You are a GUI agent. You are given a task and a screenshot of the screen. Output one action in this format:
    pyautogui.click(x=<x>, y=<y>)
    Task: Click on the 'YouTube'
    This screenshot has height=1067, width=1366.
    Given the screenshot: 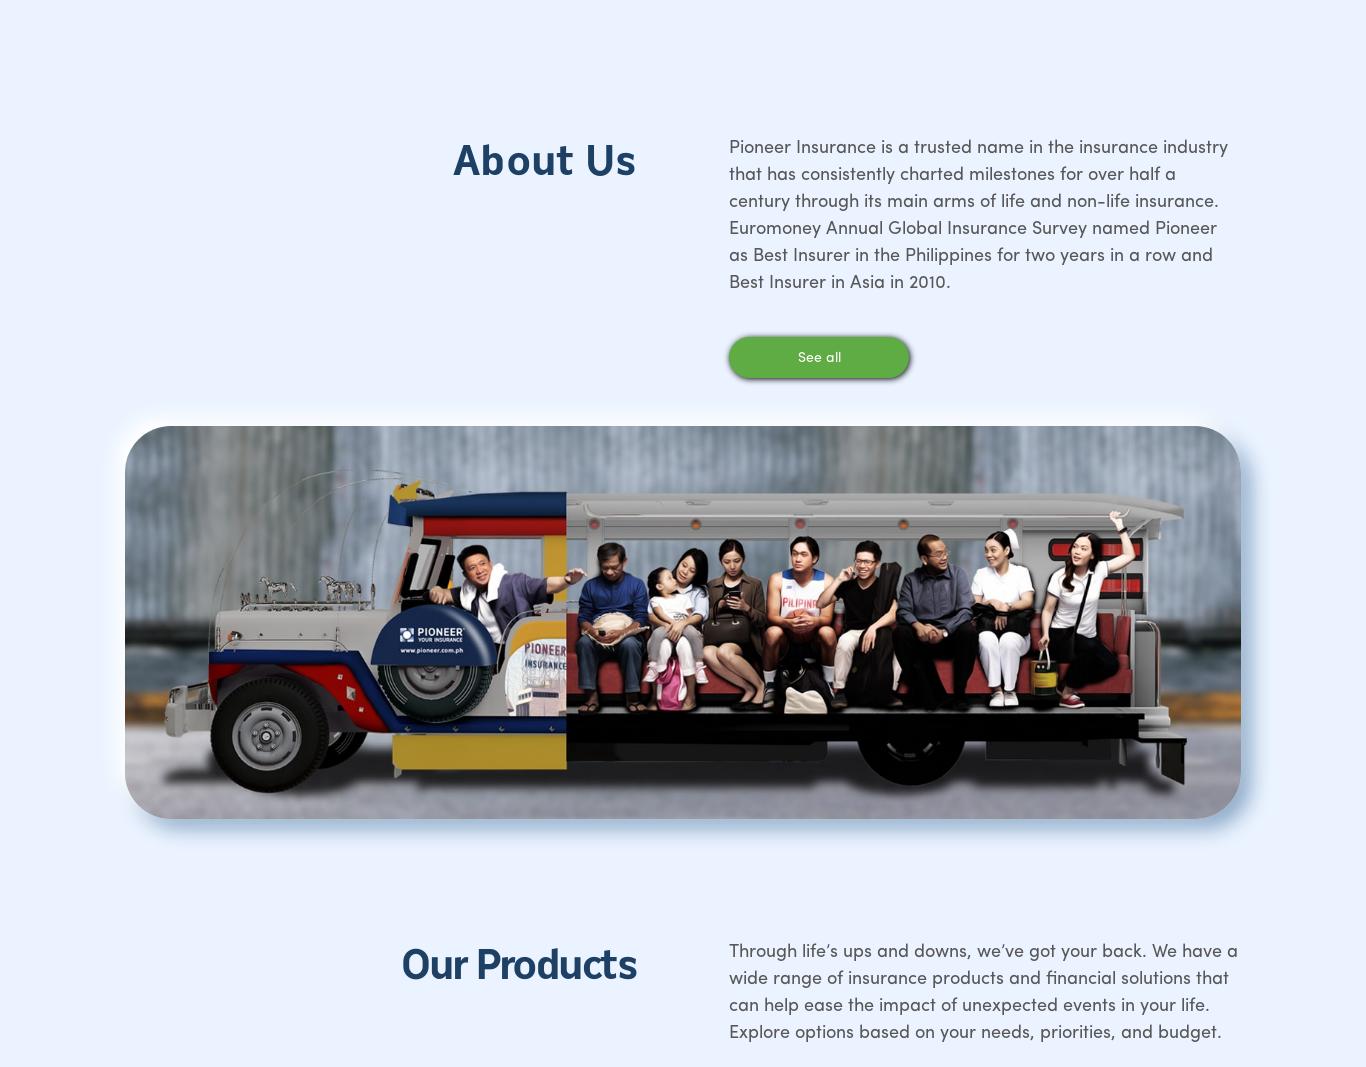 What is the action you would take?
    pyautogui.click(x=1062, y=550)
    